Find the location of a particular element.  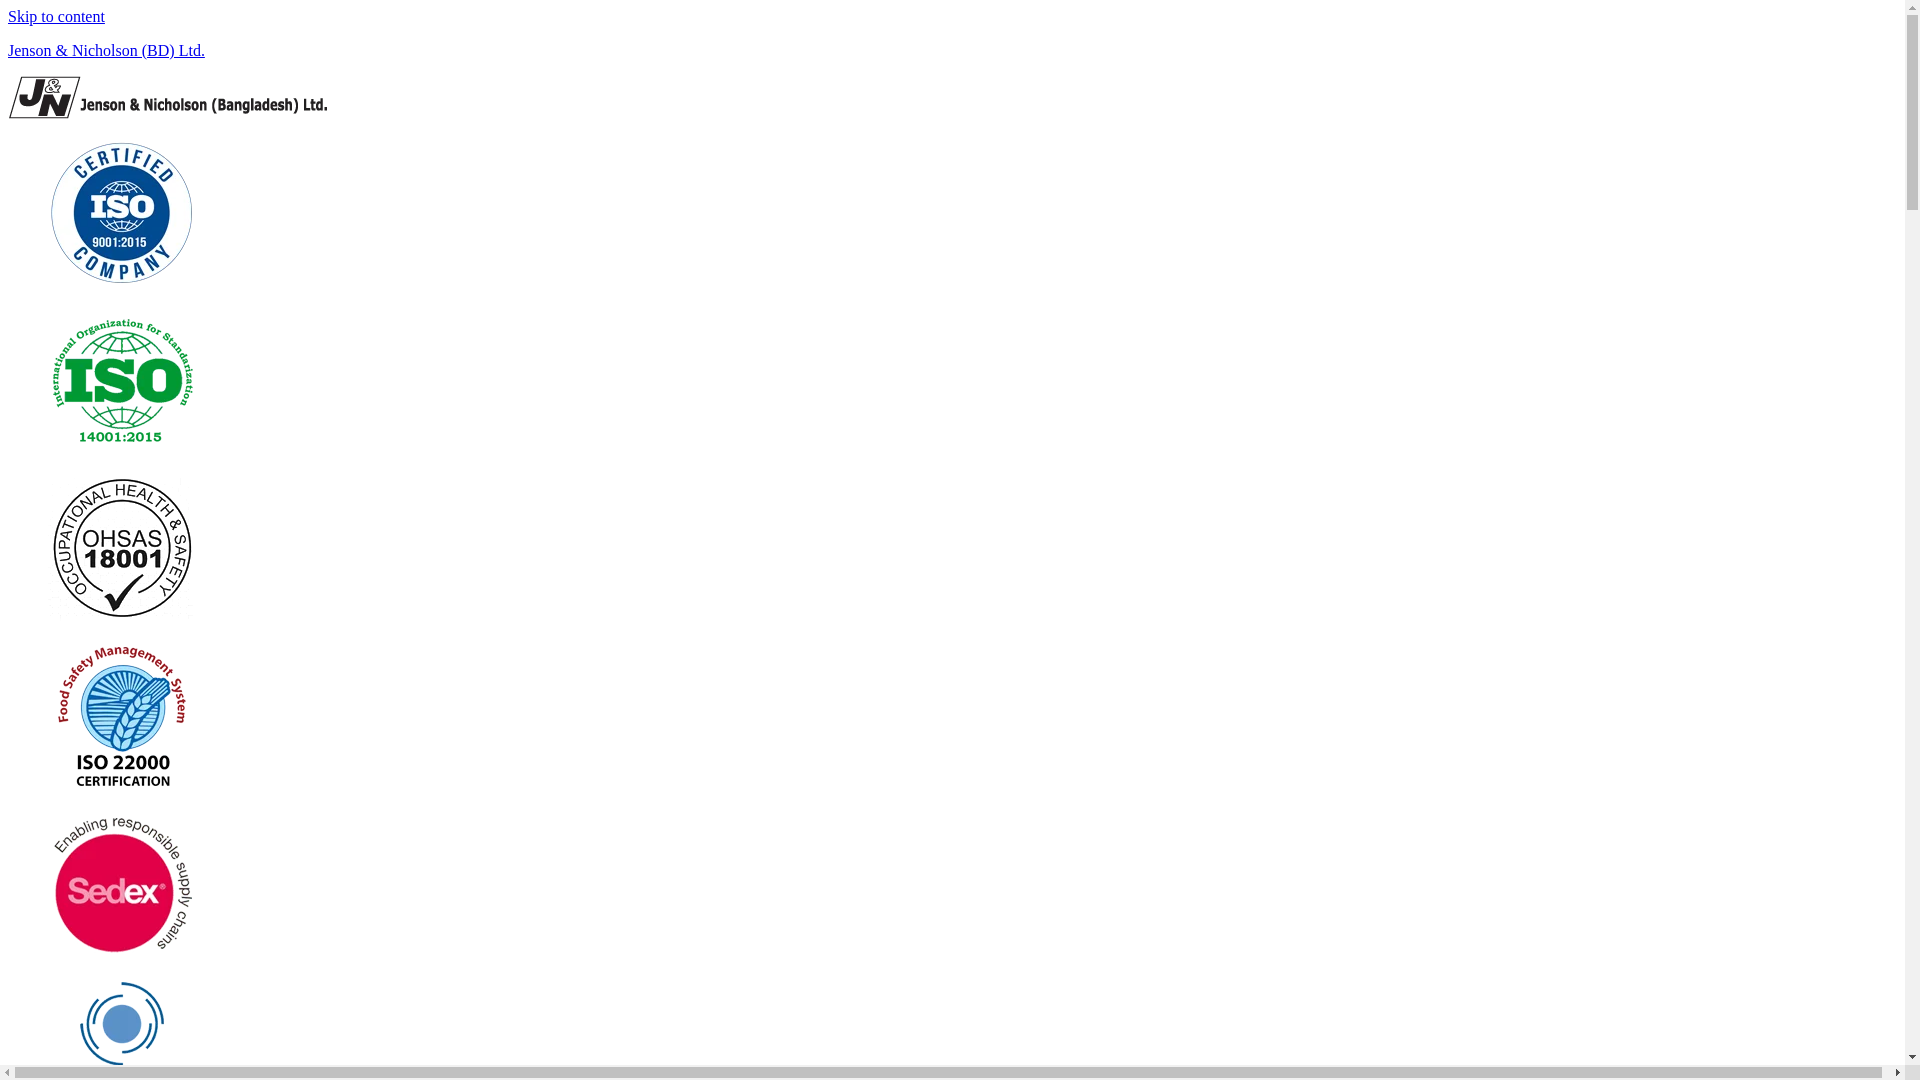

'Skip to content' is located at coordinates (56, 16).